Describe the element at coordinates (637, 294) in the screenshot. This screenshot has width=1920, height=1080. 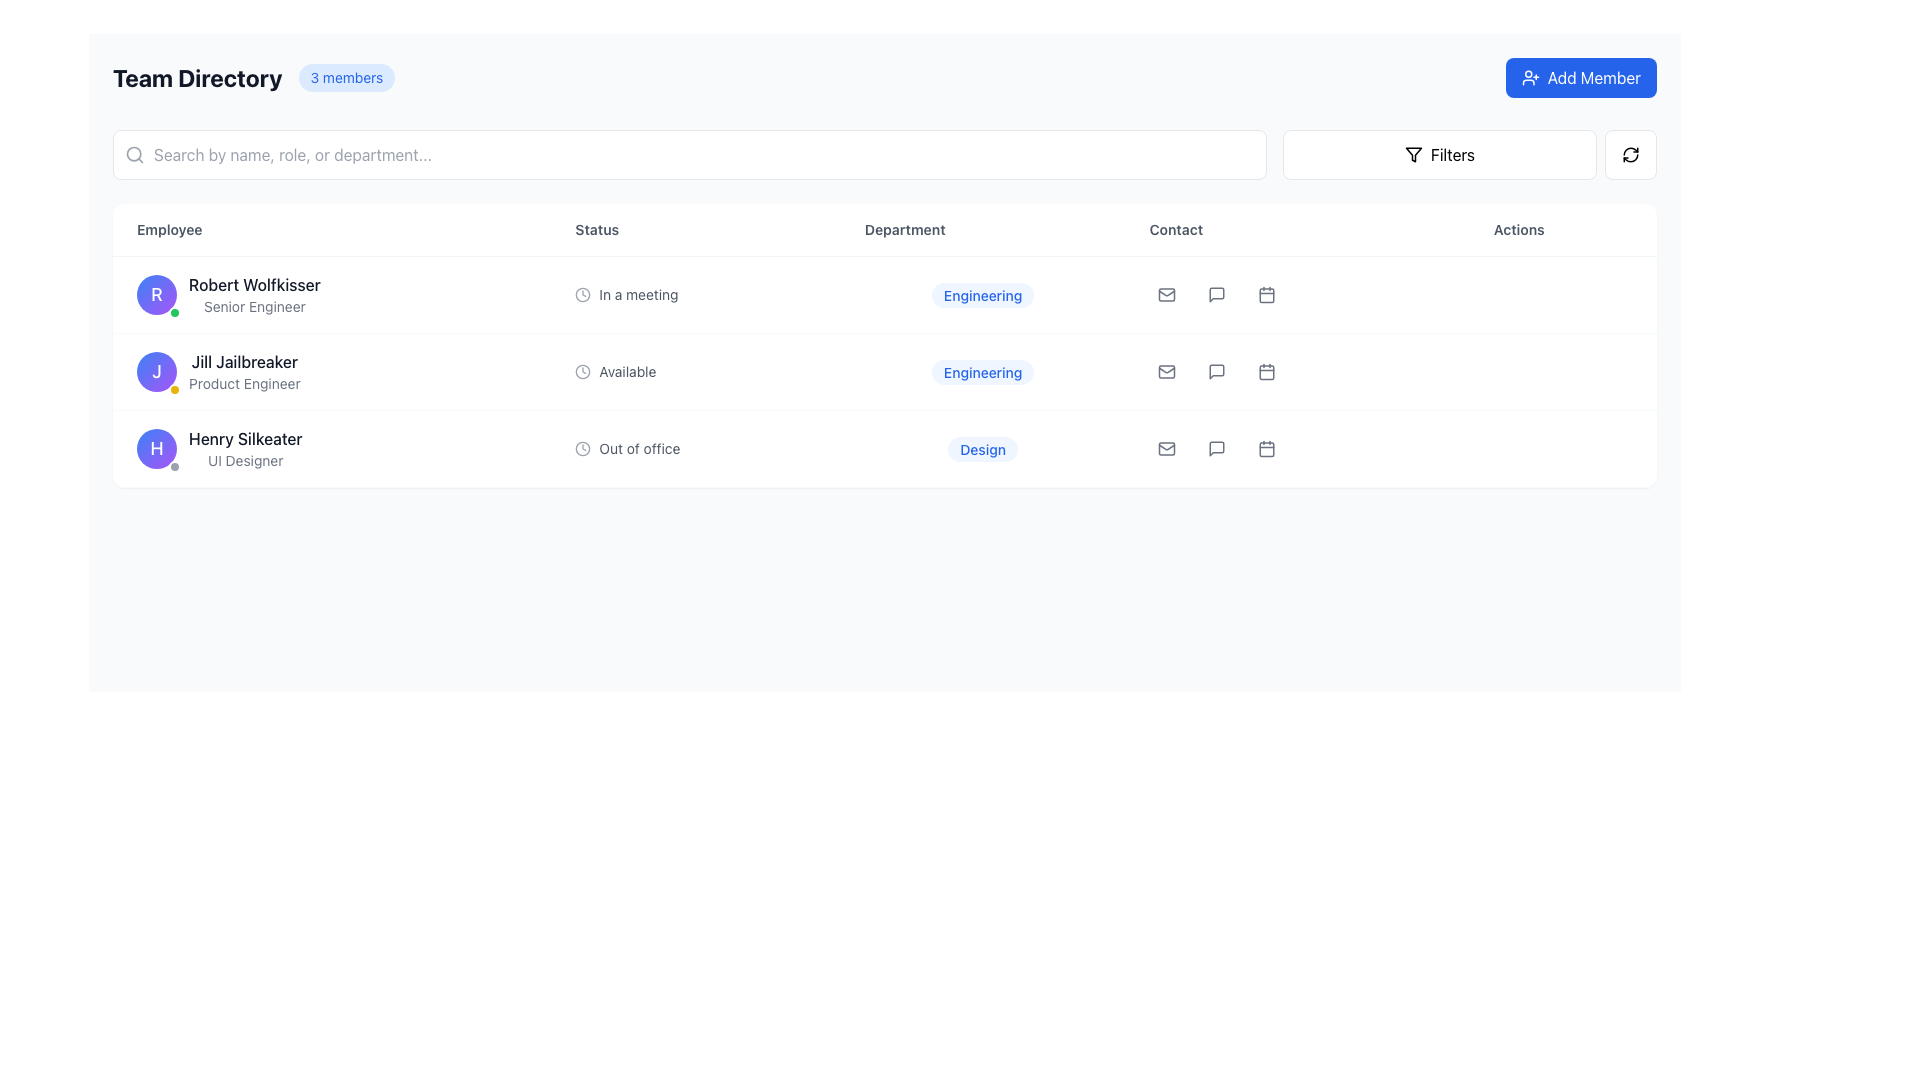
I see `the text label indicating the status of 'Robert Wolfkisser, Senior Engineer' located in the 'Status' column of the table, which is adjacent to a clock icon` at that location.